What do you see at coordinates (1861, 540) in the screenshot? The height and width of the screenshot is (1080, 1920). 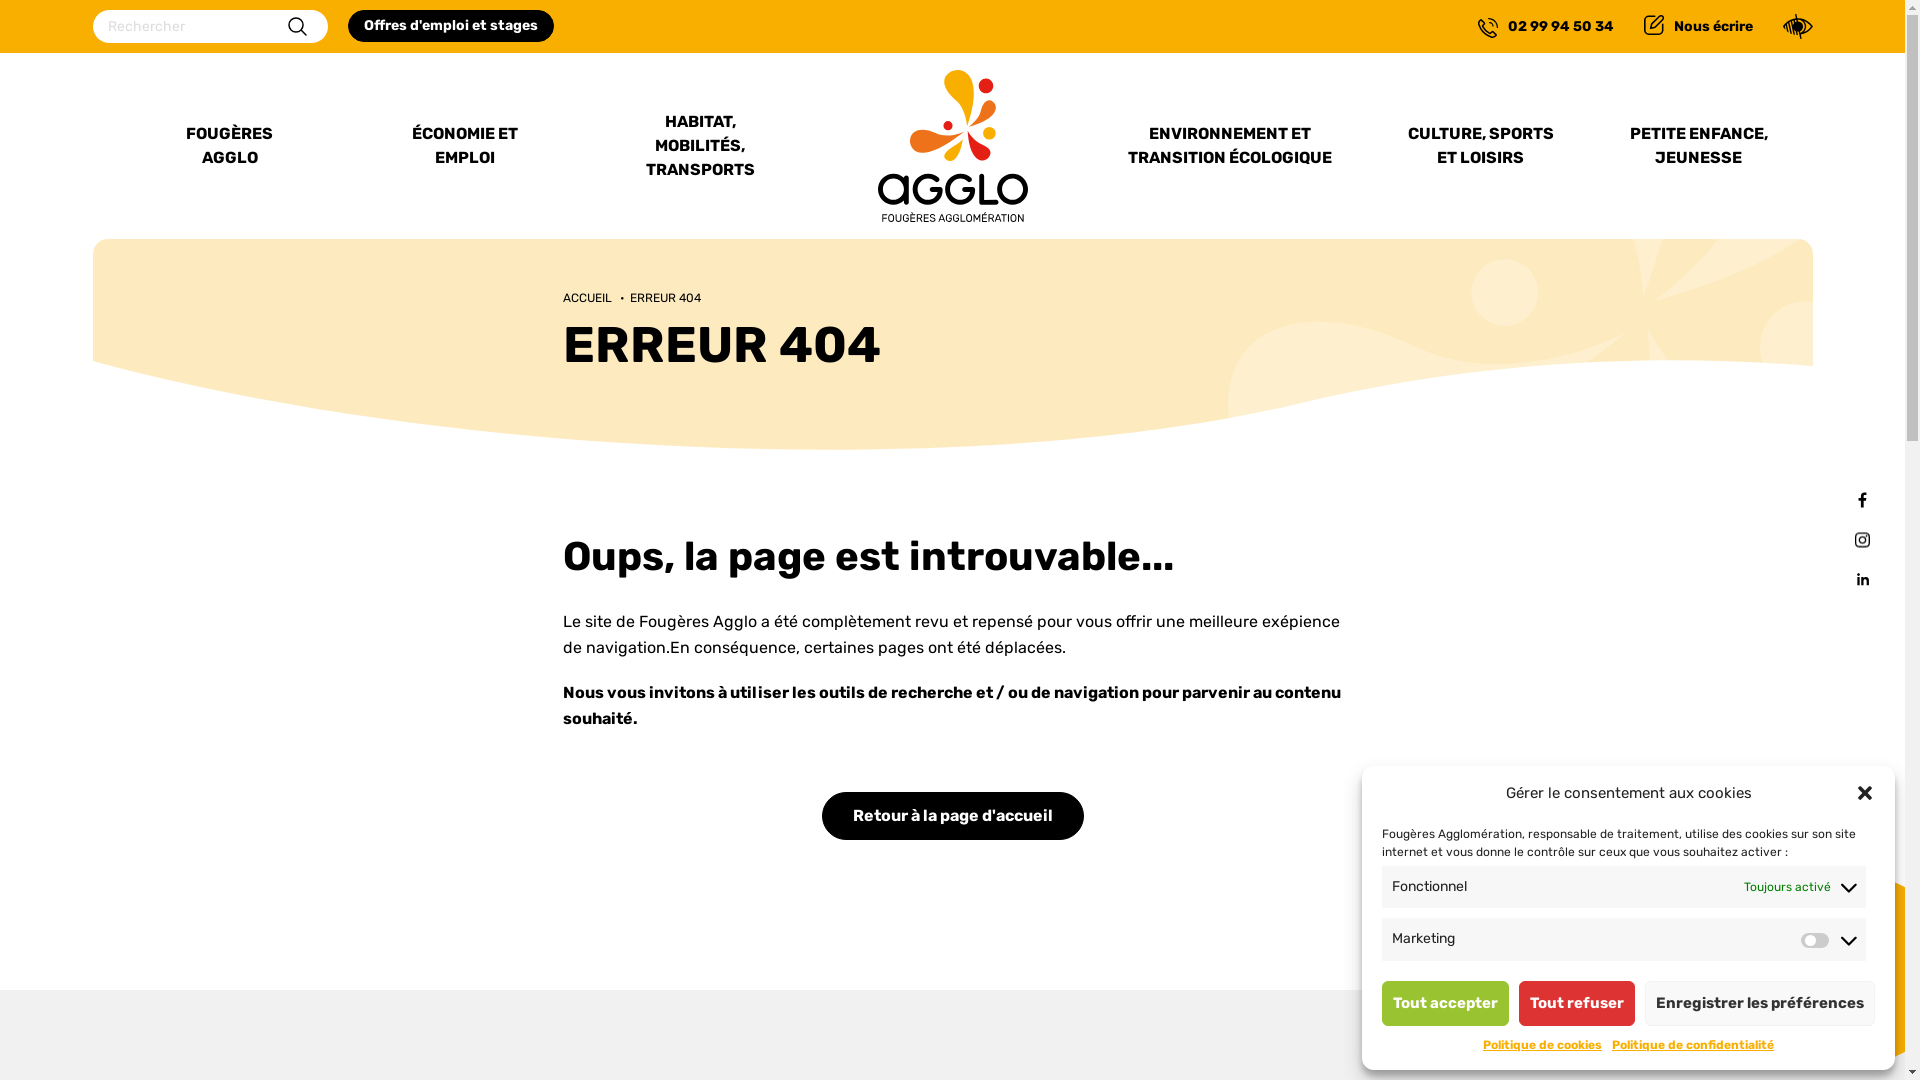 I see `'Instagram'` at bounding box center [1861, 540].